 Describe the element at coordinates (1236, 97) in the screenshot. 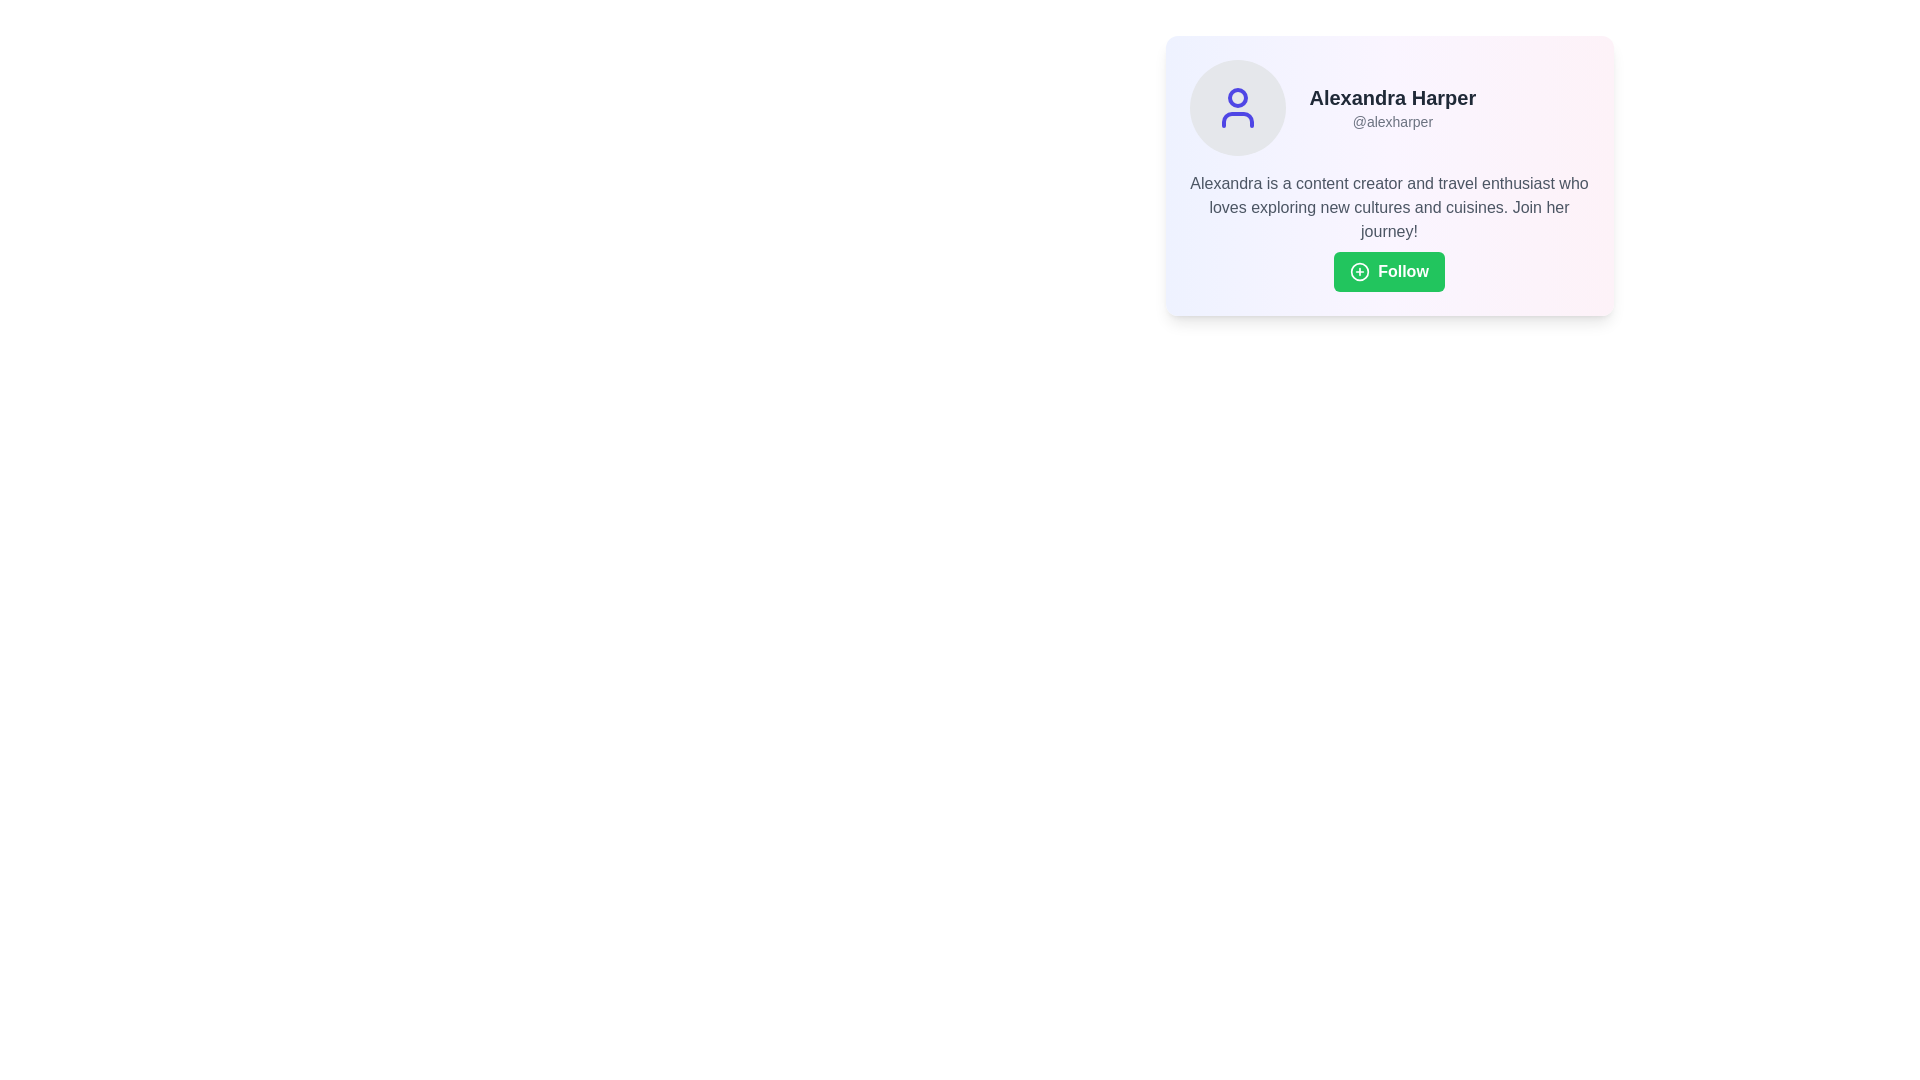

I see `the circle representing the head portion of the user icon in the top-left of the card displaying user details` at that location.